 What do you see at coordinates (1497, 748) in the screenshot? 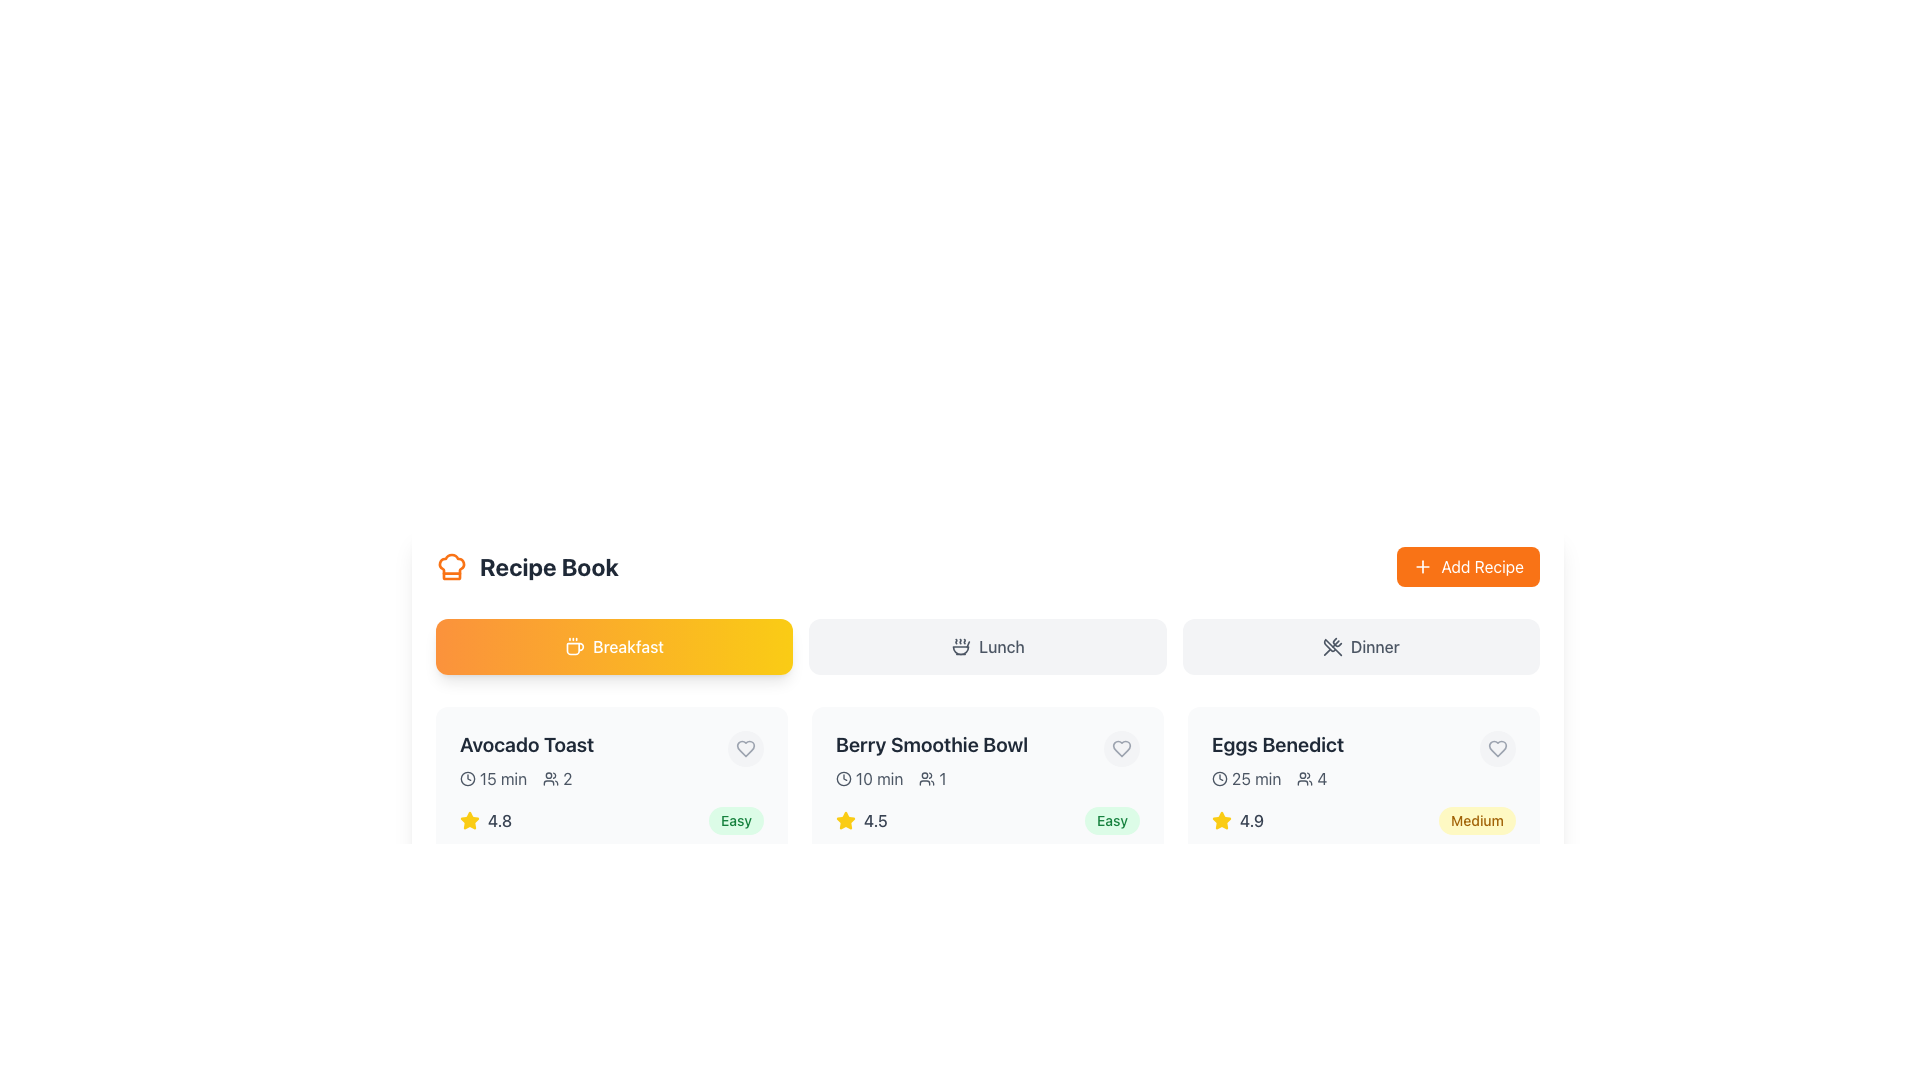
I see `the gray heart icon button located at the top-right corner of the 'Eggs Benedict' recipe card to potentially see a tooltip` at bounding box center [1497, 748].